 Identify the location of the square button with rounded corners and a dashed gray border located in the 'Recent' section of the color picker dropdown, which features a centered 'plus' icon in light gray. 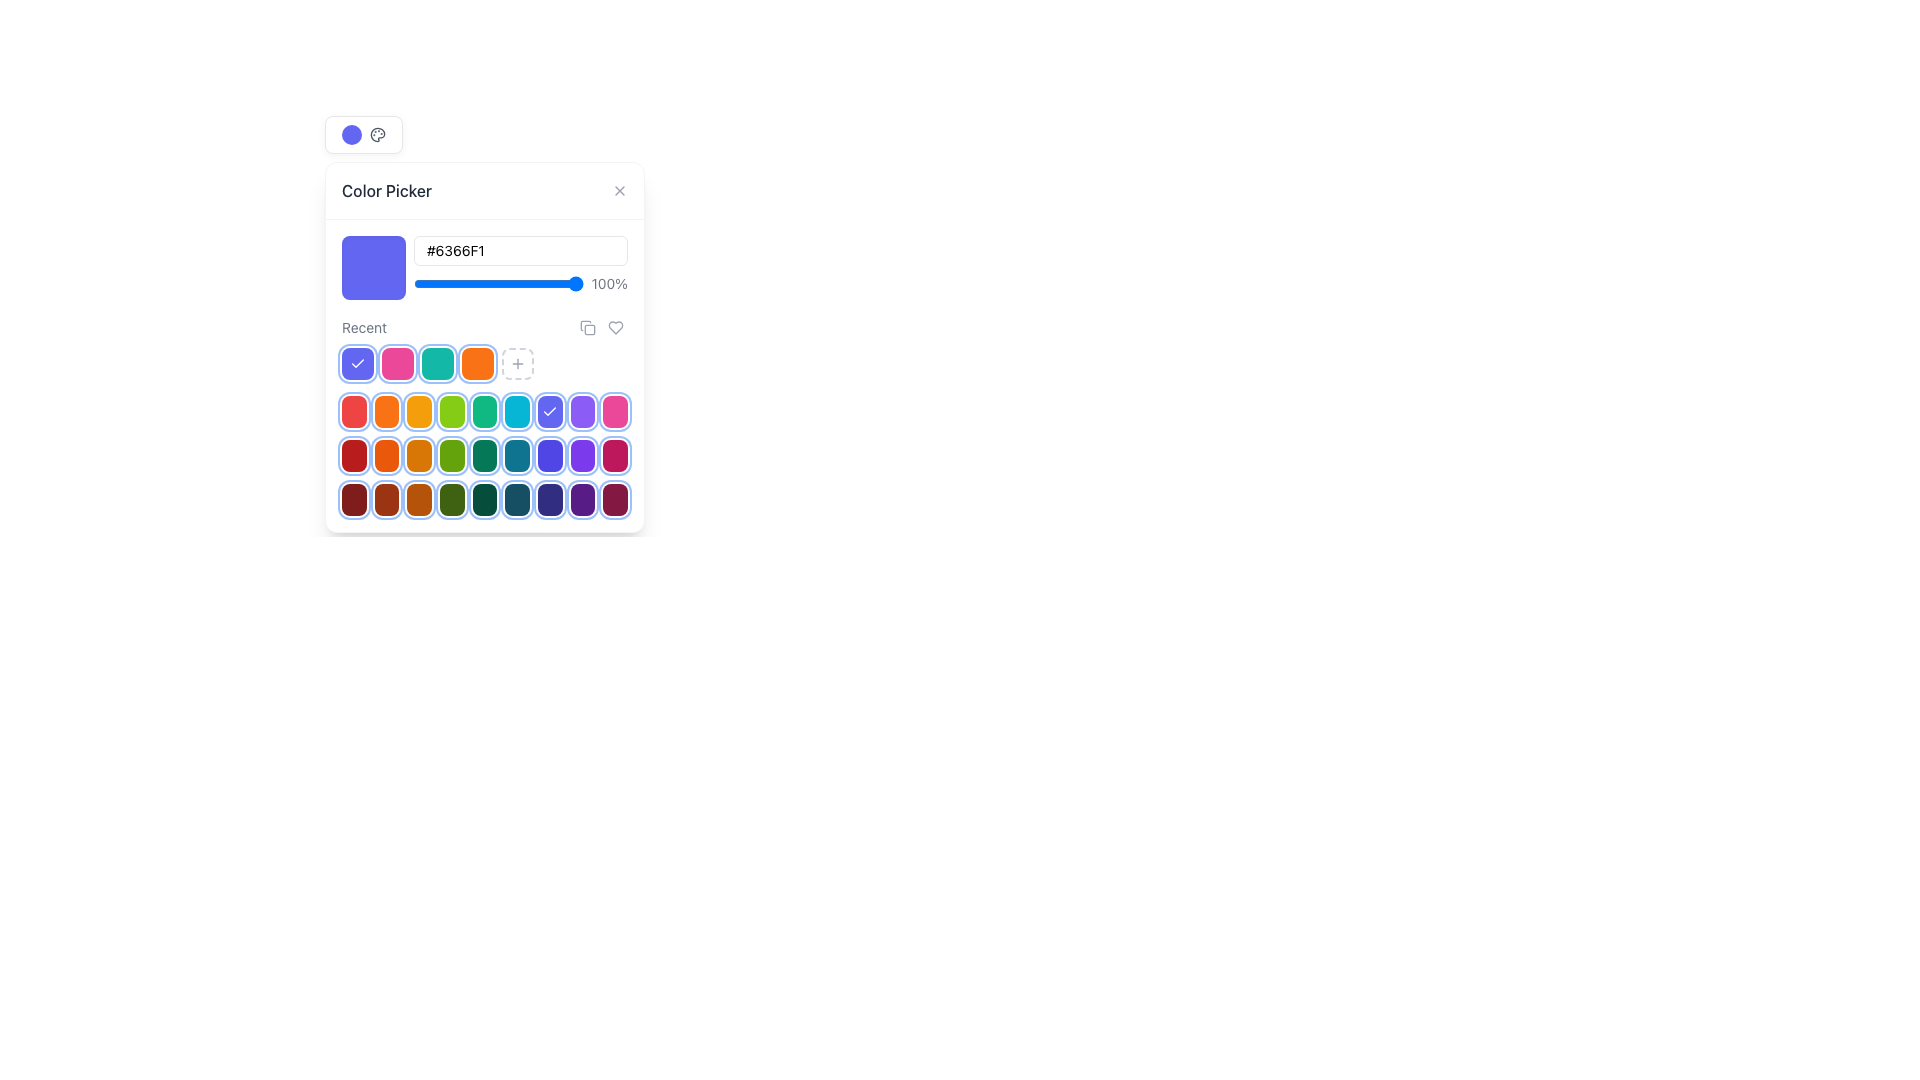
(518, 363).